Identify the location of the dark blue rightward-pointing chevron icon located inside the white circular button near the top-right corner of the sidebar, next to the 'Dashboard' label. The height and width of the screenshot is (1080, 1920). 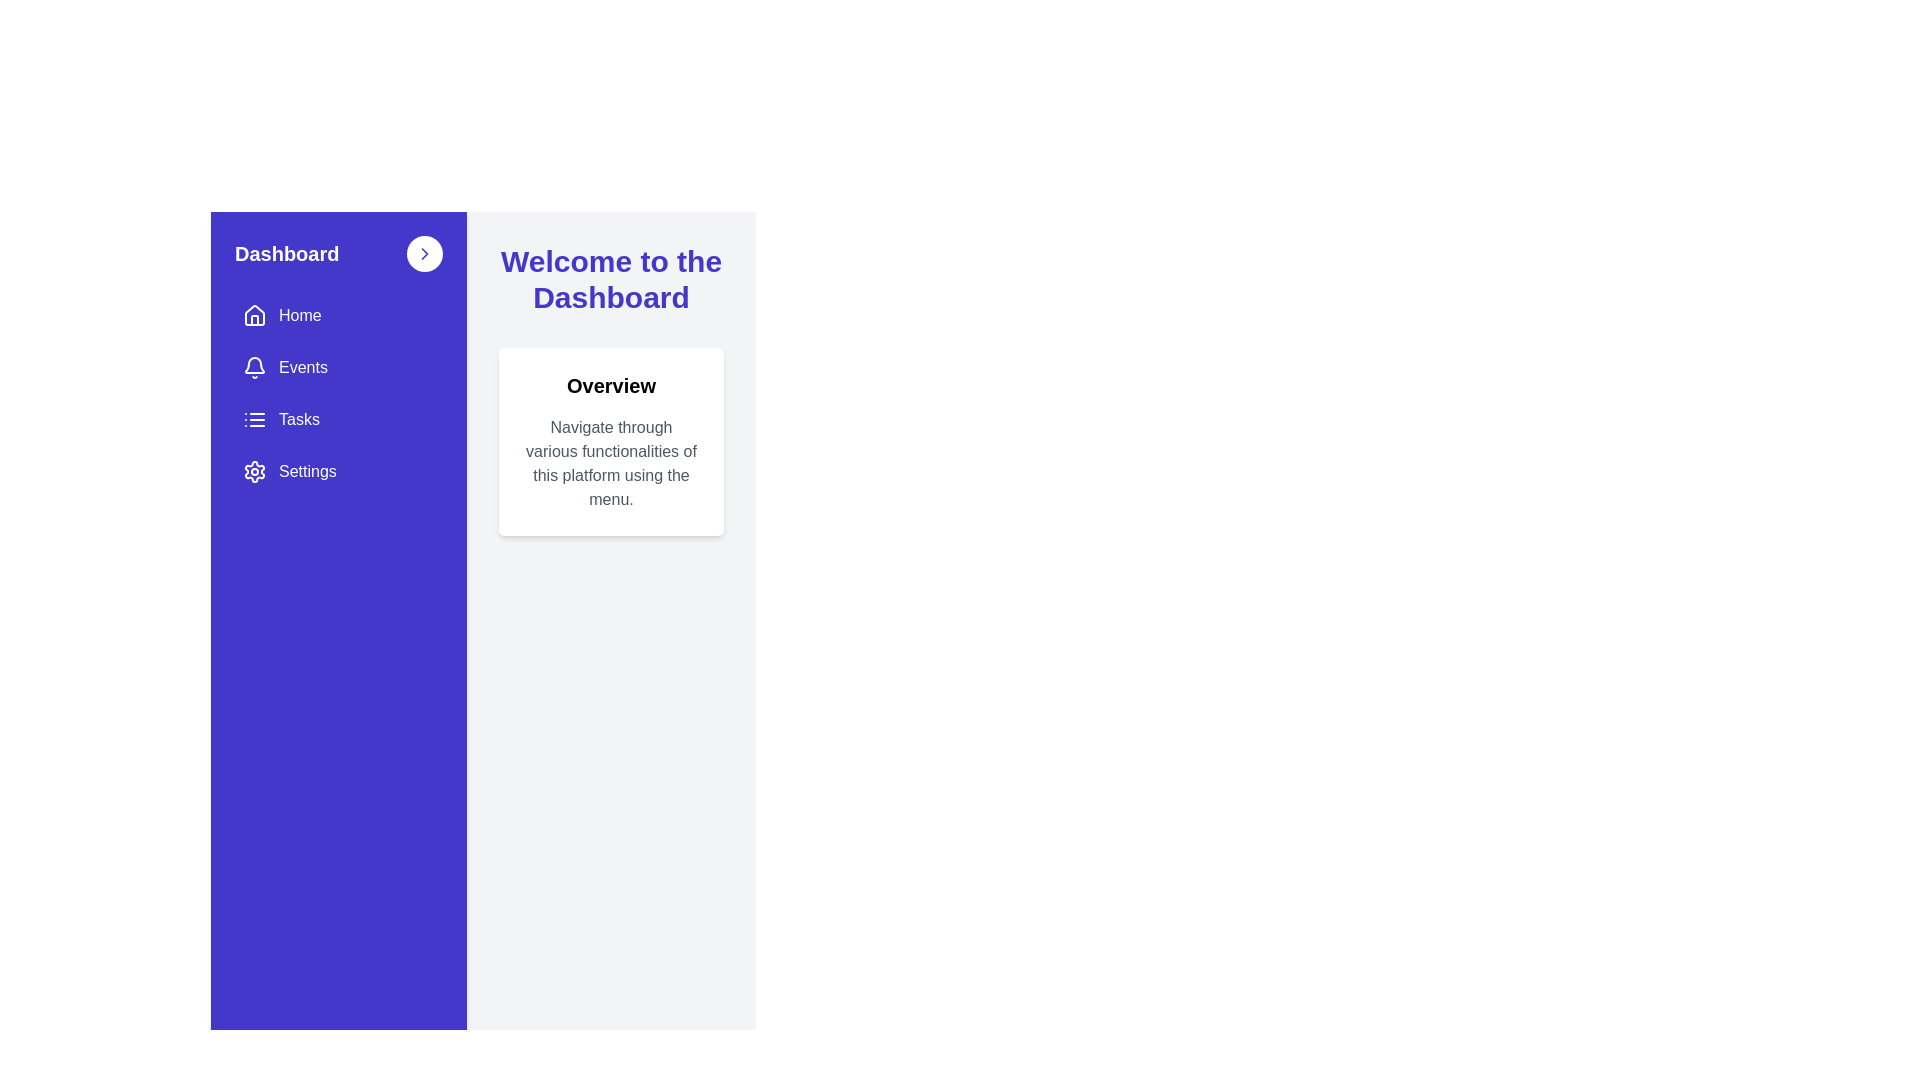
(424, 253).